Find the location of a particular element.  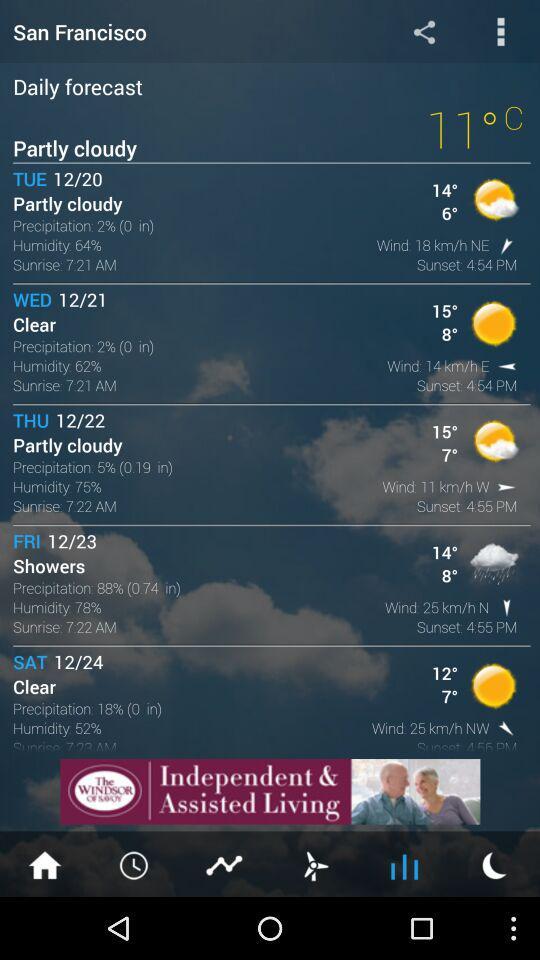

the home icon is located at coordinates (44, 925).